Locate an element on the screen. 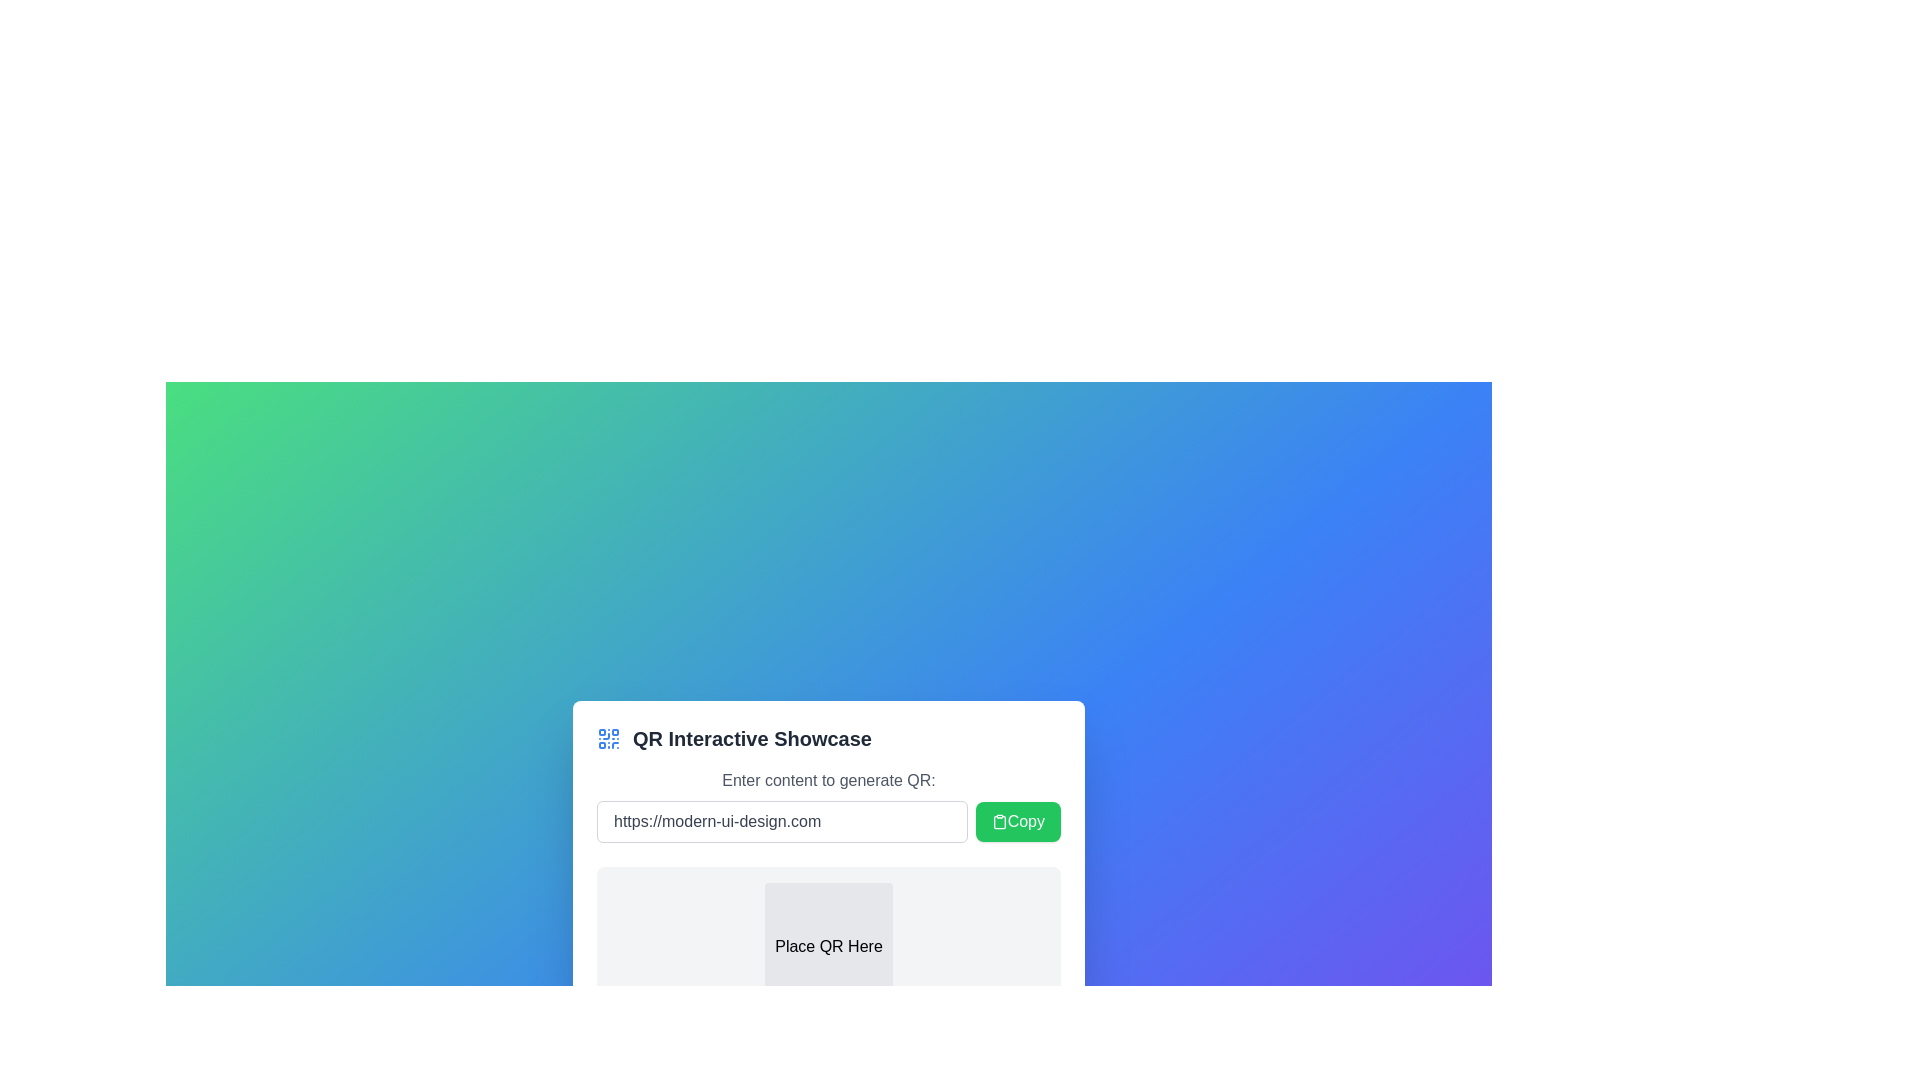 The image size is (1920, 1080). the larger part of the clipboard icon, which is the rectangular body of the clipboard in the SVG-based clipboard illustration is located at coordinates (999, 822).